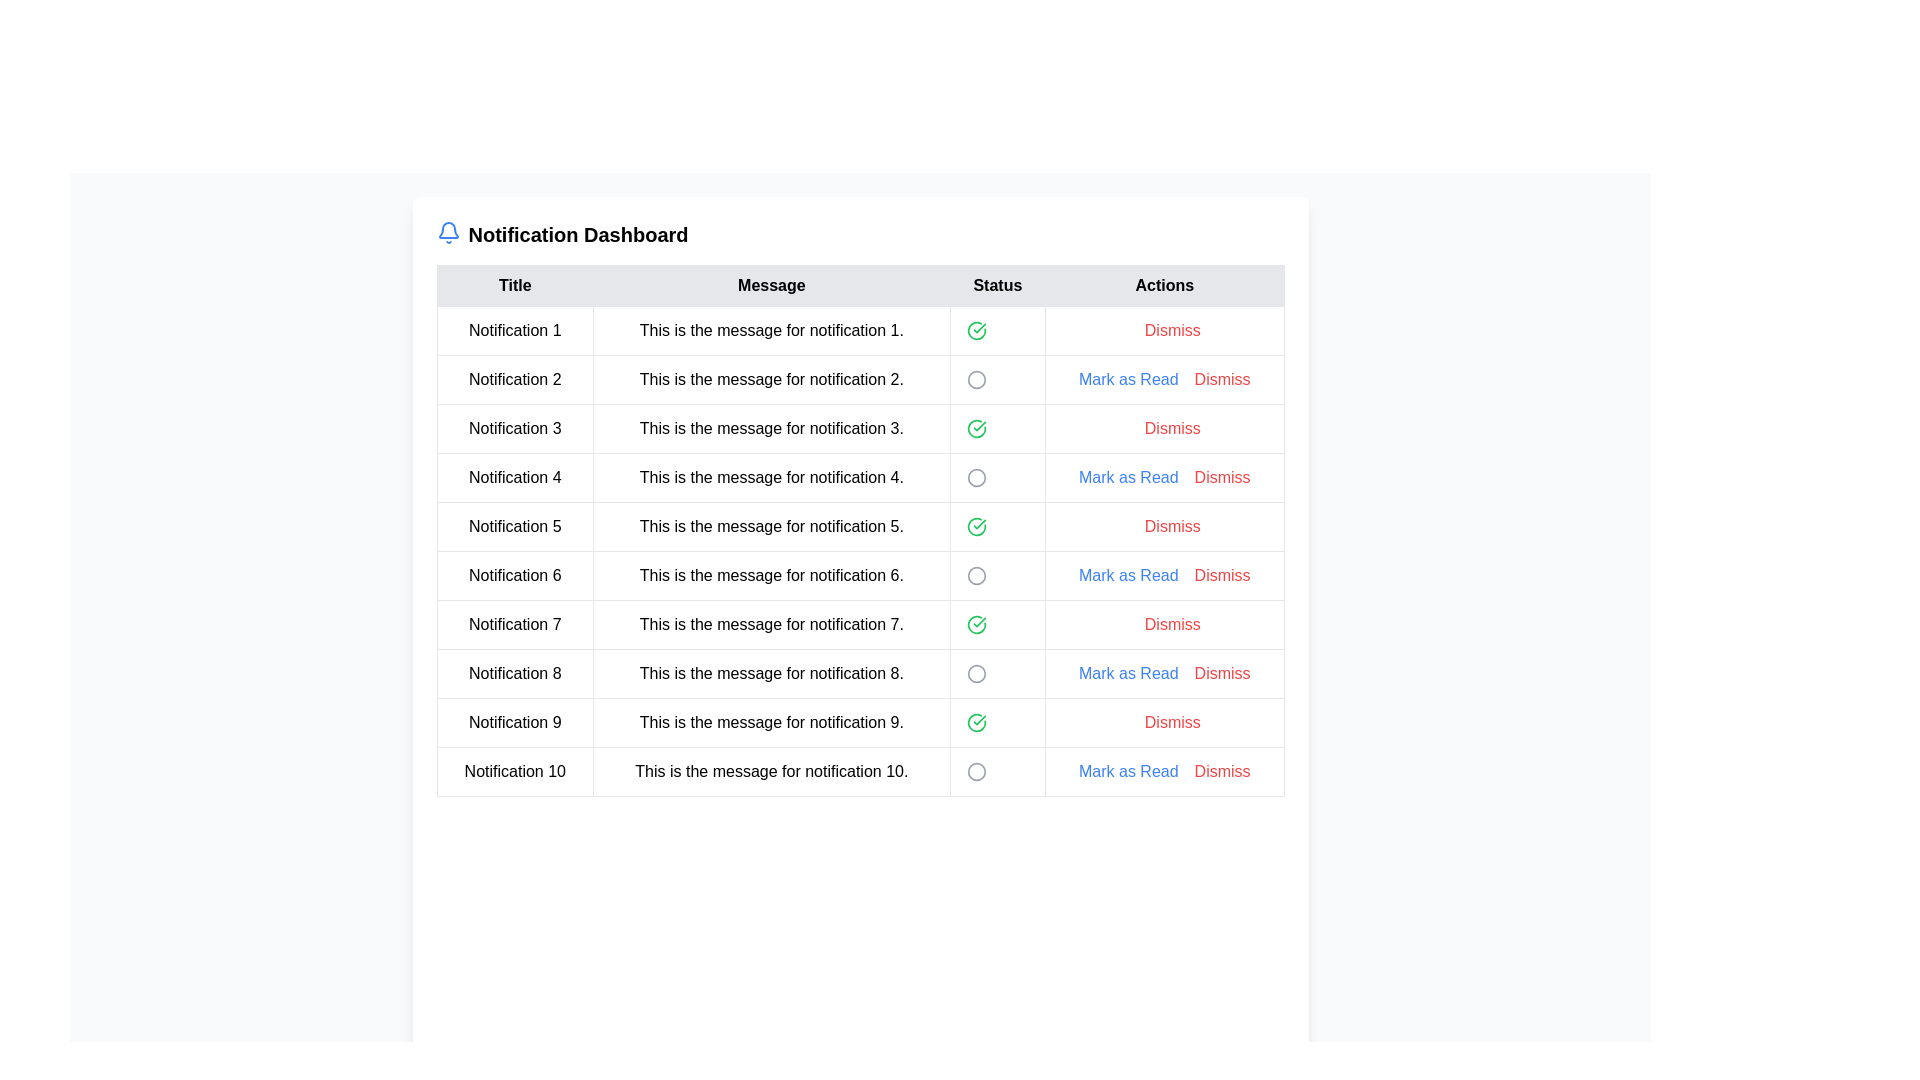 The height and width of the screenshot is (1080, 1920). What do you see at coordinates (976, 770) in the screenshot?
I see `the circular gray icon located in the 'Status' column of the last row in the notifications table, positioned left of 'Mark as Read' and right of 'This is the message for notification 10'` at bounding box center [976, 770].